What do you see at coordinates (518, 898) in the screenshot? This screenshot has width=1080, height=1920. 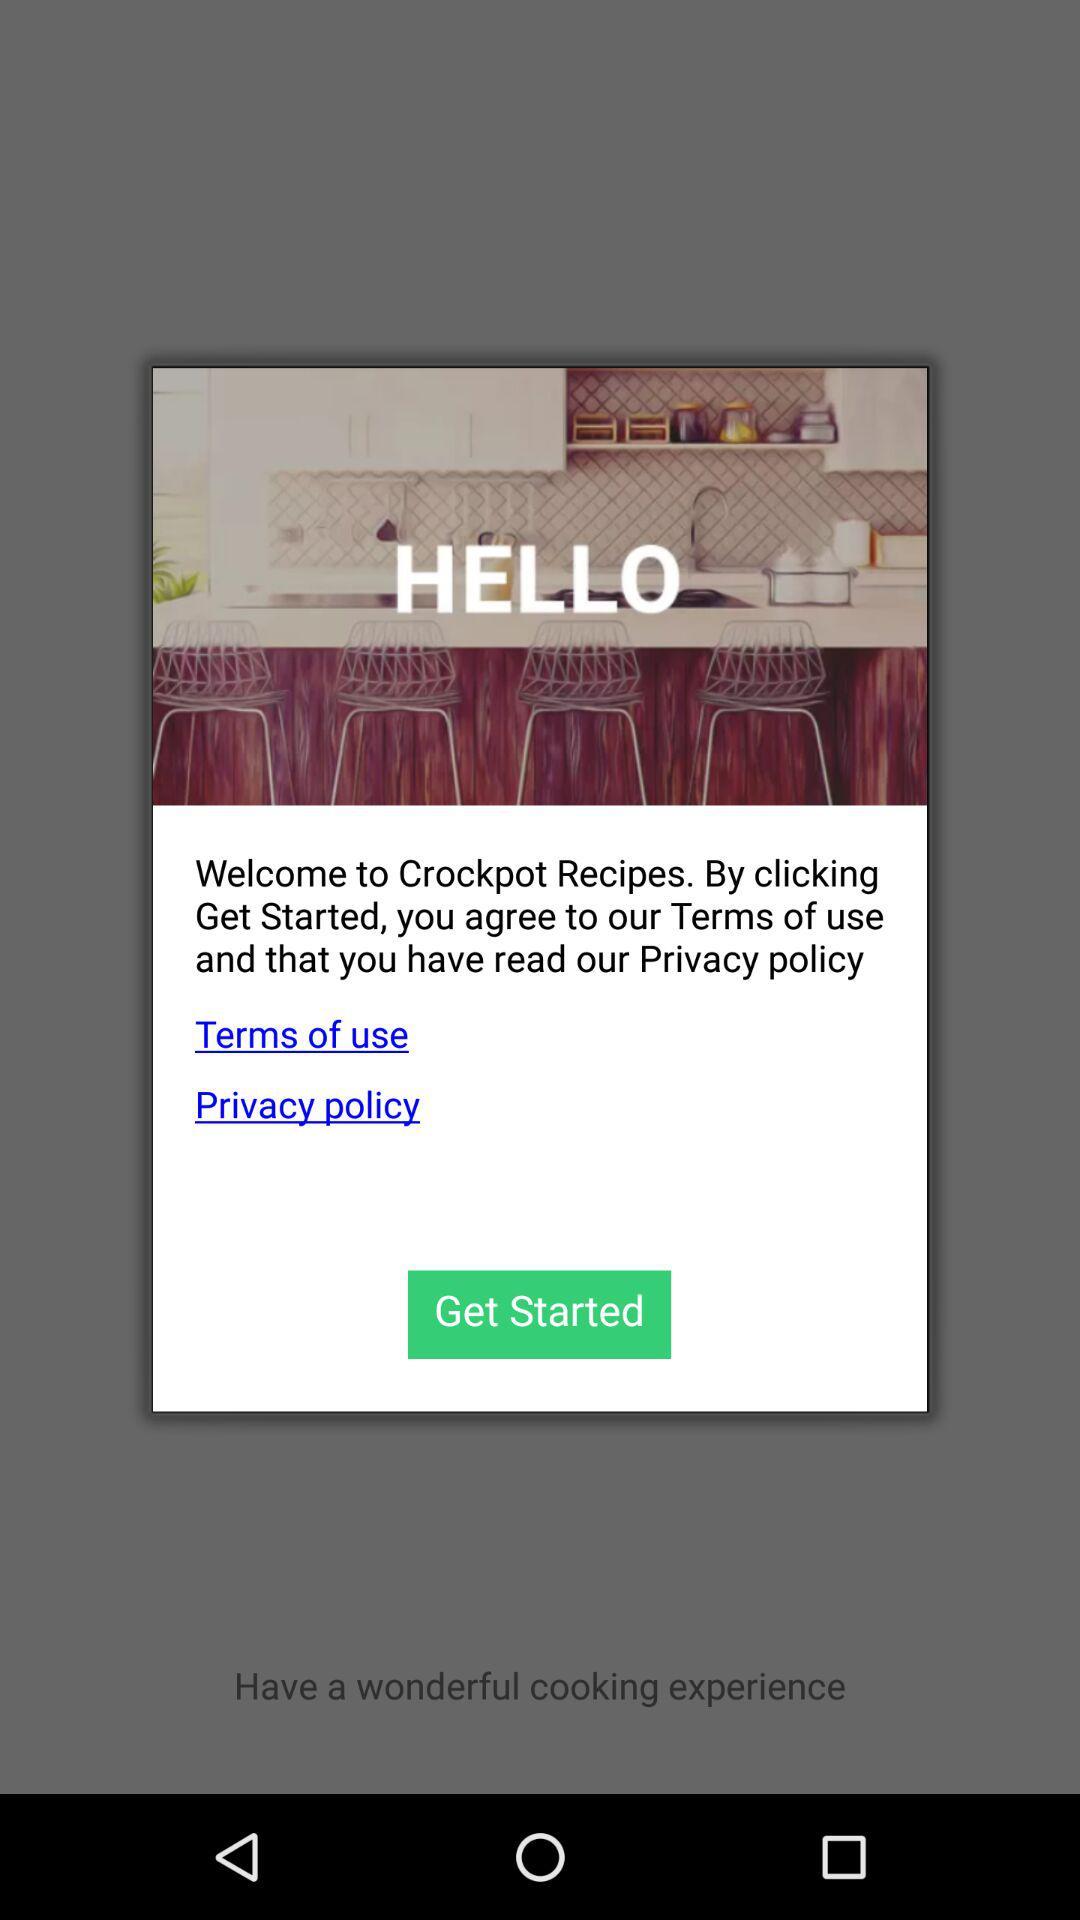 I see `icon above the terms of use item` at bounding box center [518, 898].